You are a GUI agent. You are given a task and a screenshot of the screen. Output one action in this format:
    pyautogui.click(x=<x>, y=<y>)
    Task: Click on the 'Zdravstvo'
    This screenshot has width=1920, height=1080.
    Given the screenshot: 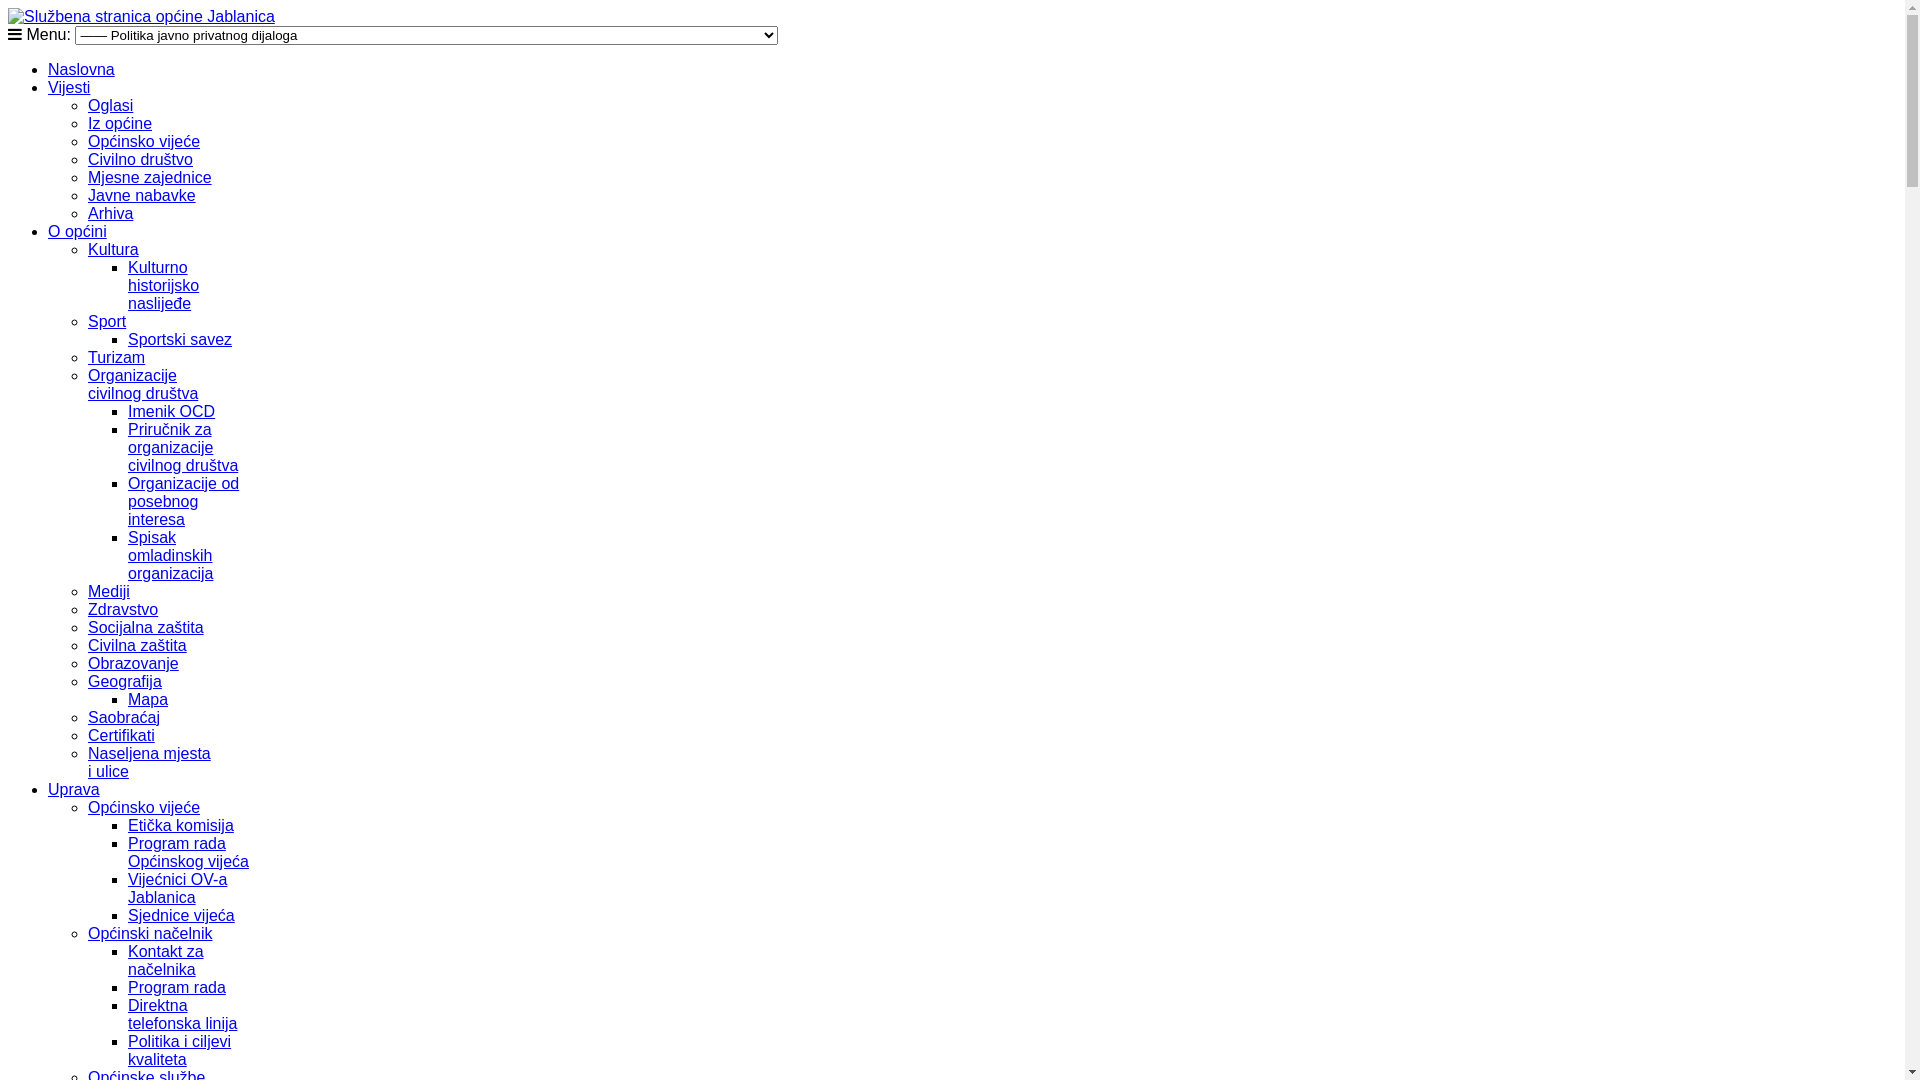 What is the action you would take?
    pyautogui.click(x=86, y=608)
    